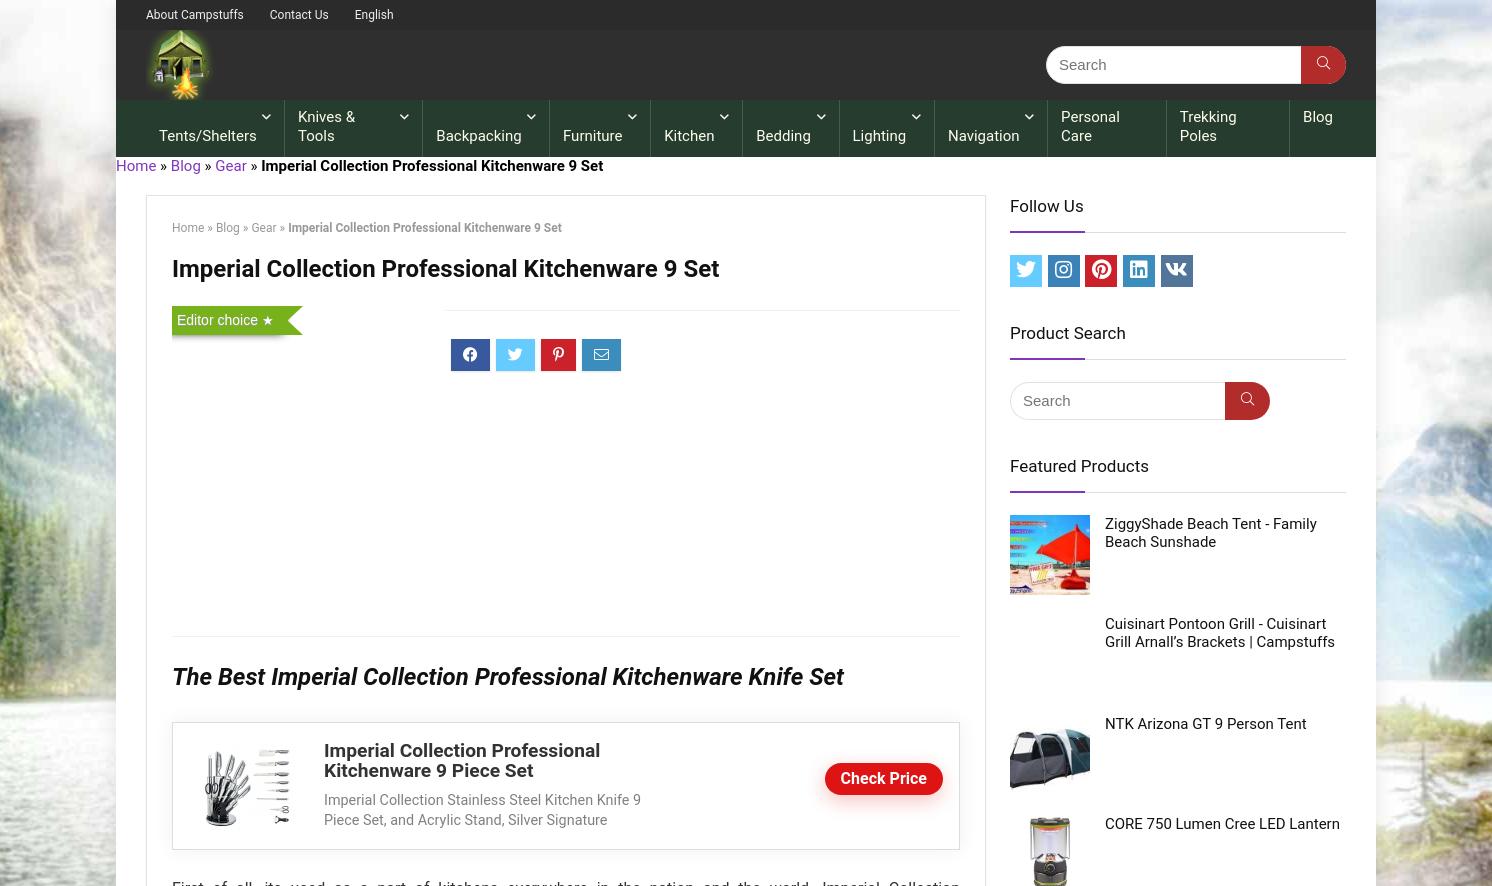 This screenshot has height=886, width=1492. Describe the element at coordinates (324, 810) in the screenshot. I see `'Imperial Collection Stainless Steel Kitchen Knife 9 Piece Set, and Acrylic Stand, Silver Signature'` at that location.